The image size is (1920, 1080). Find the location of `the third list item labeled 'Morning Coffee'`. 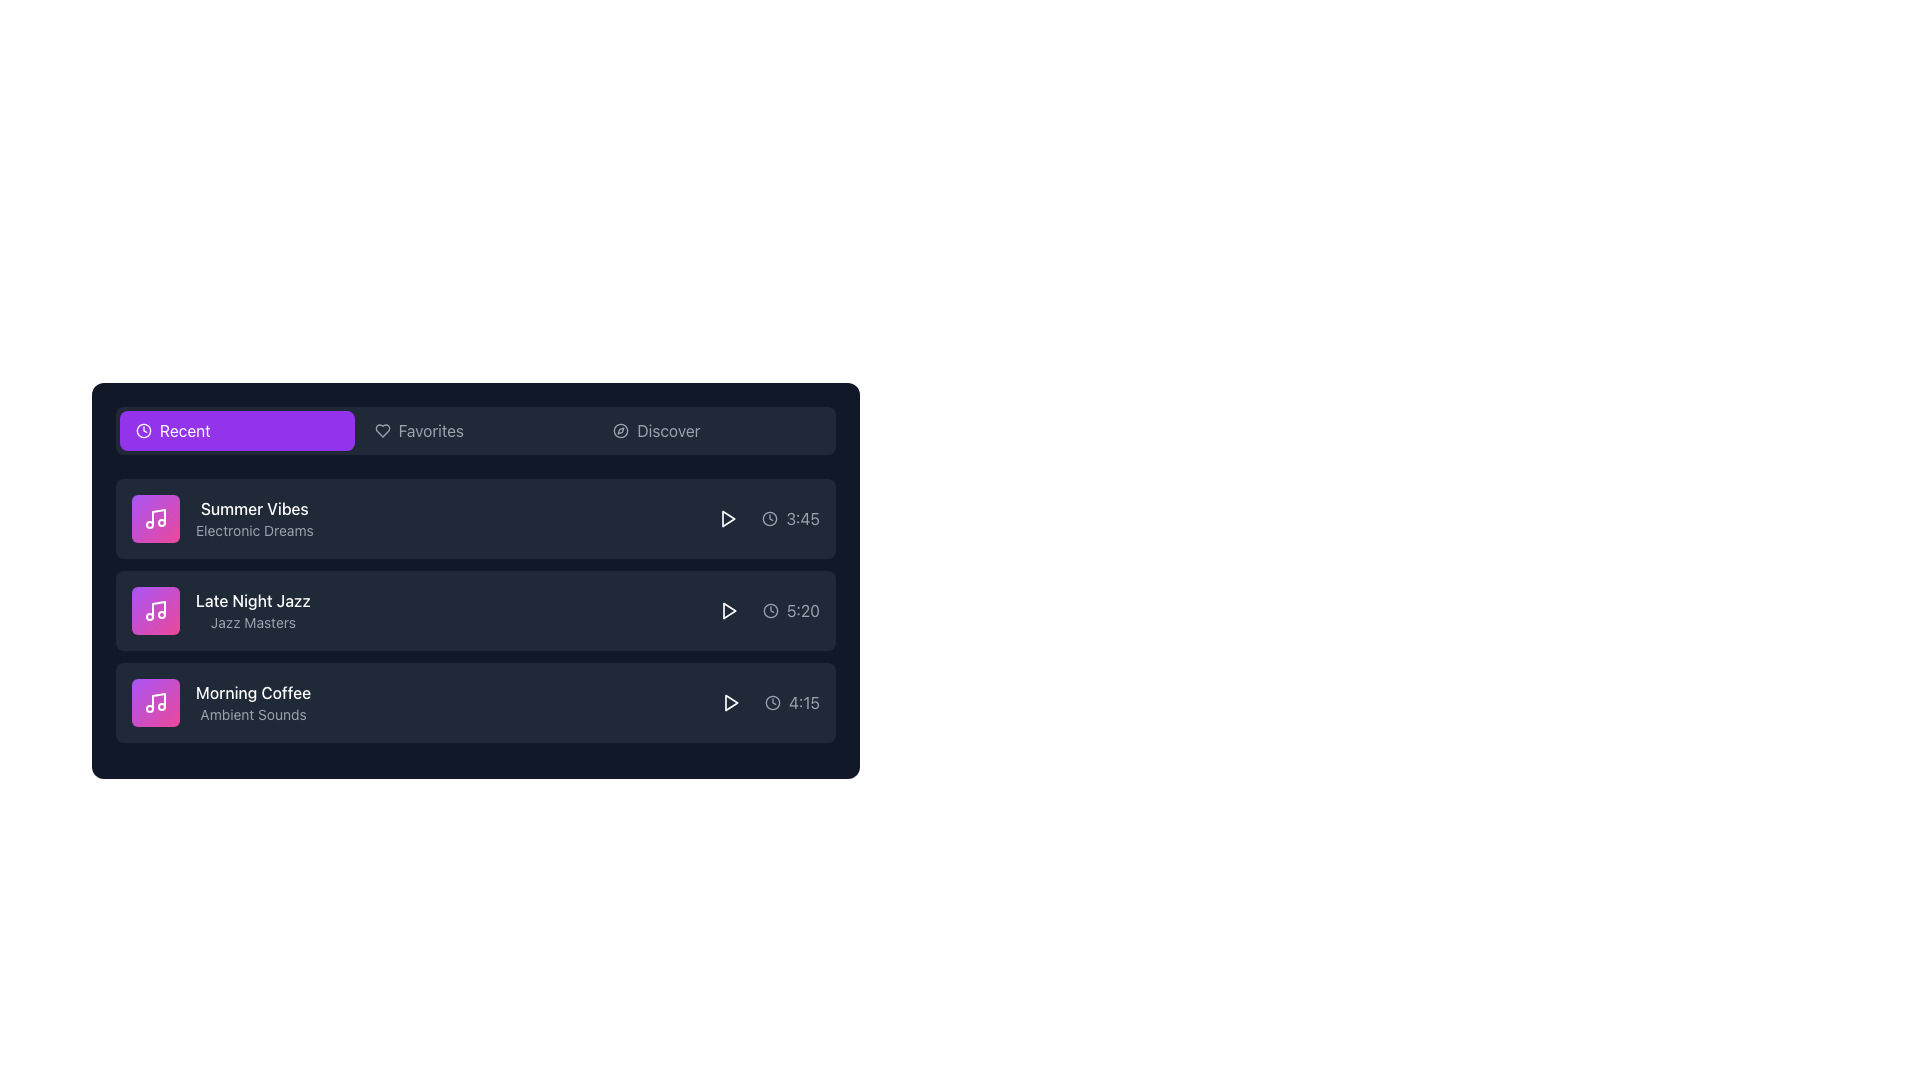

the third list item labeled 'Morning Coffee' is located at coordinates (252, 701).